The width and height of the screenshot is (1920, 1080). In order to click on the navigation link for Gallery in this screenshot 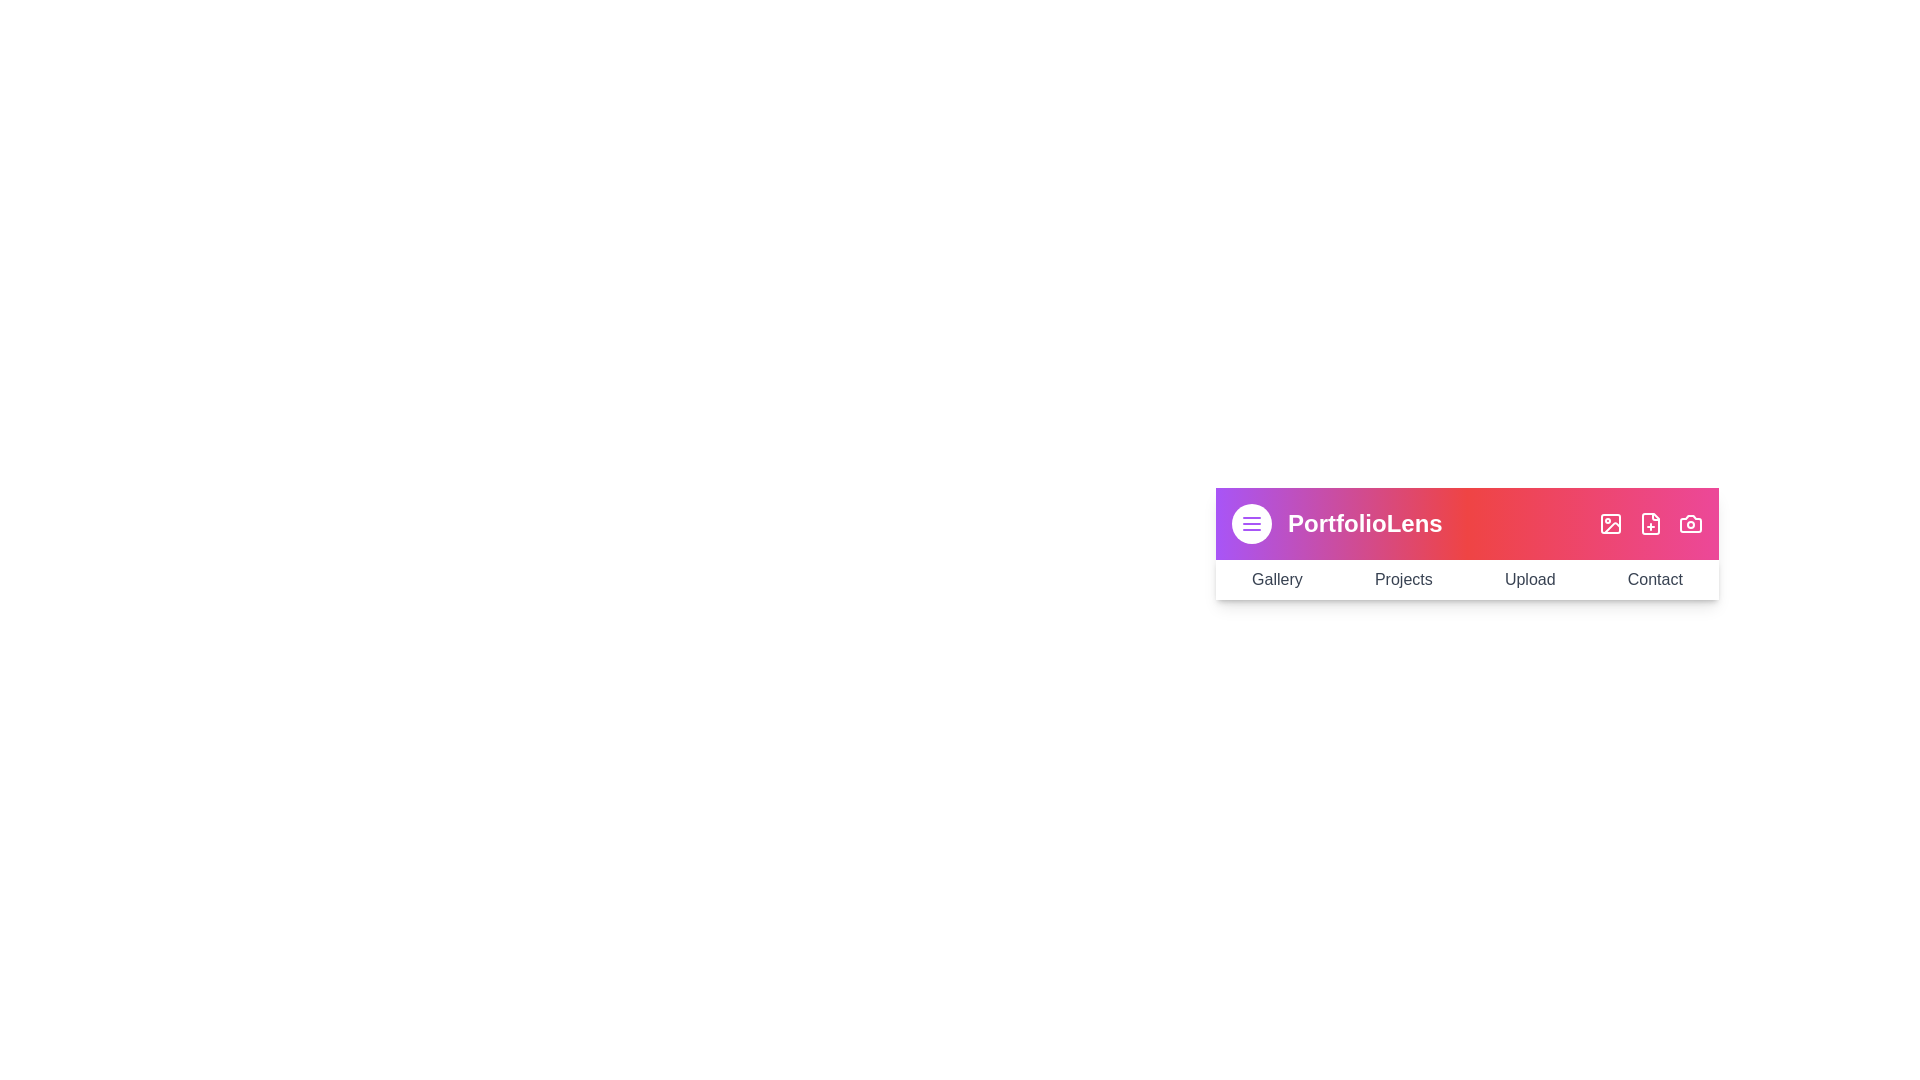, I will do `click(1275, 579)`.